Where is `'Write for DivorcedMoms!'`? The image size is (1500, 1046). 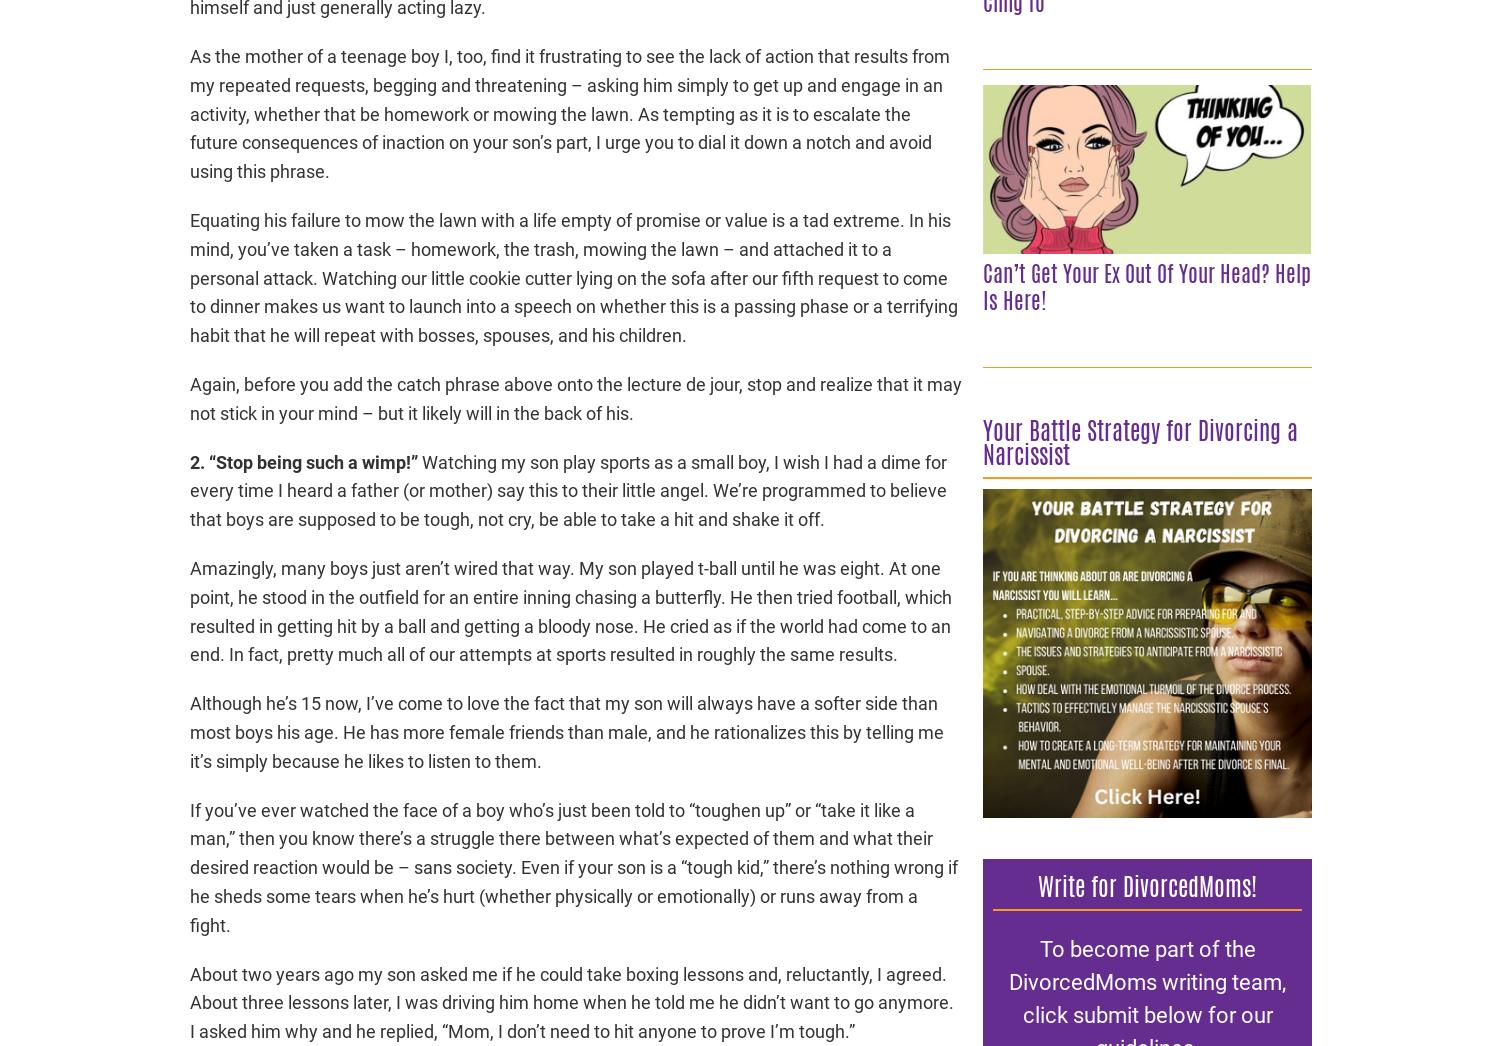 'Write for DivorcedMoms!' is located at coordinates (1038, 886).